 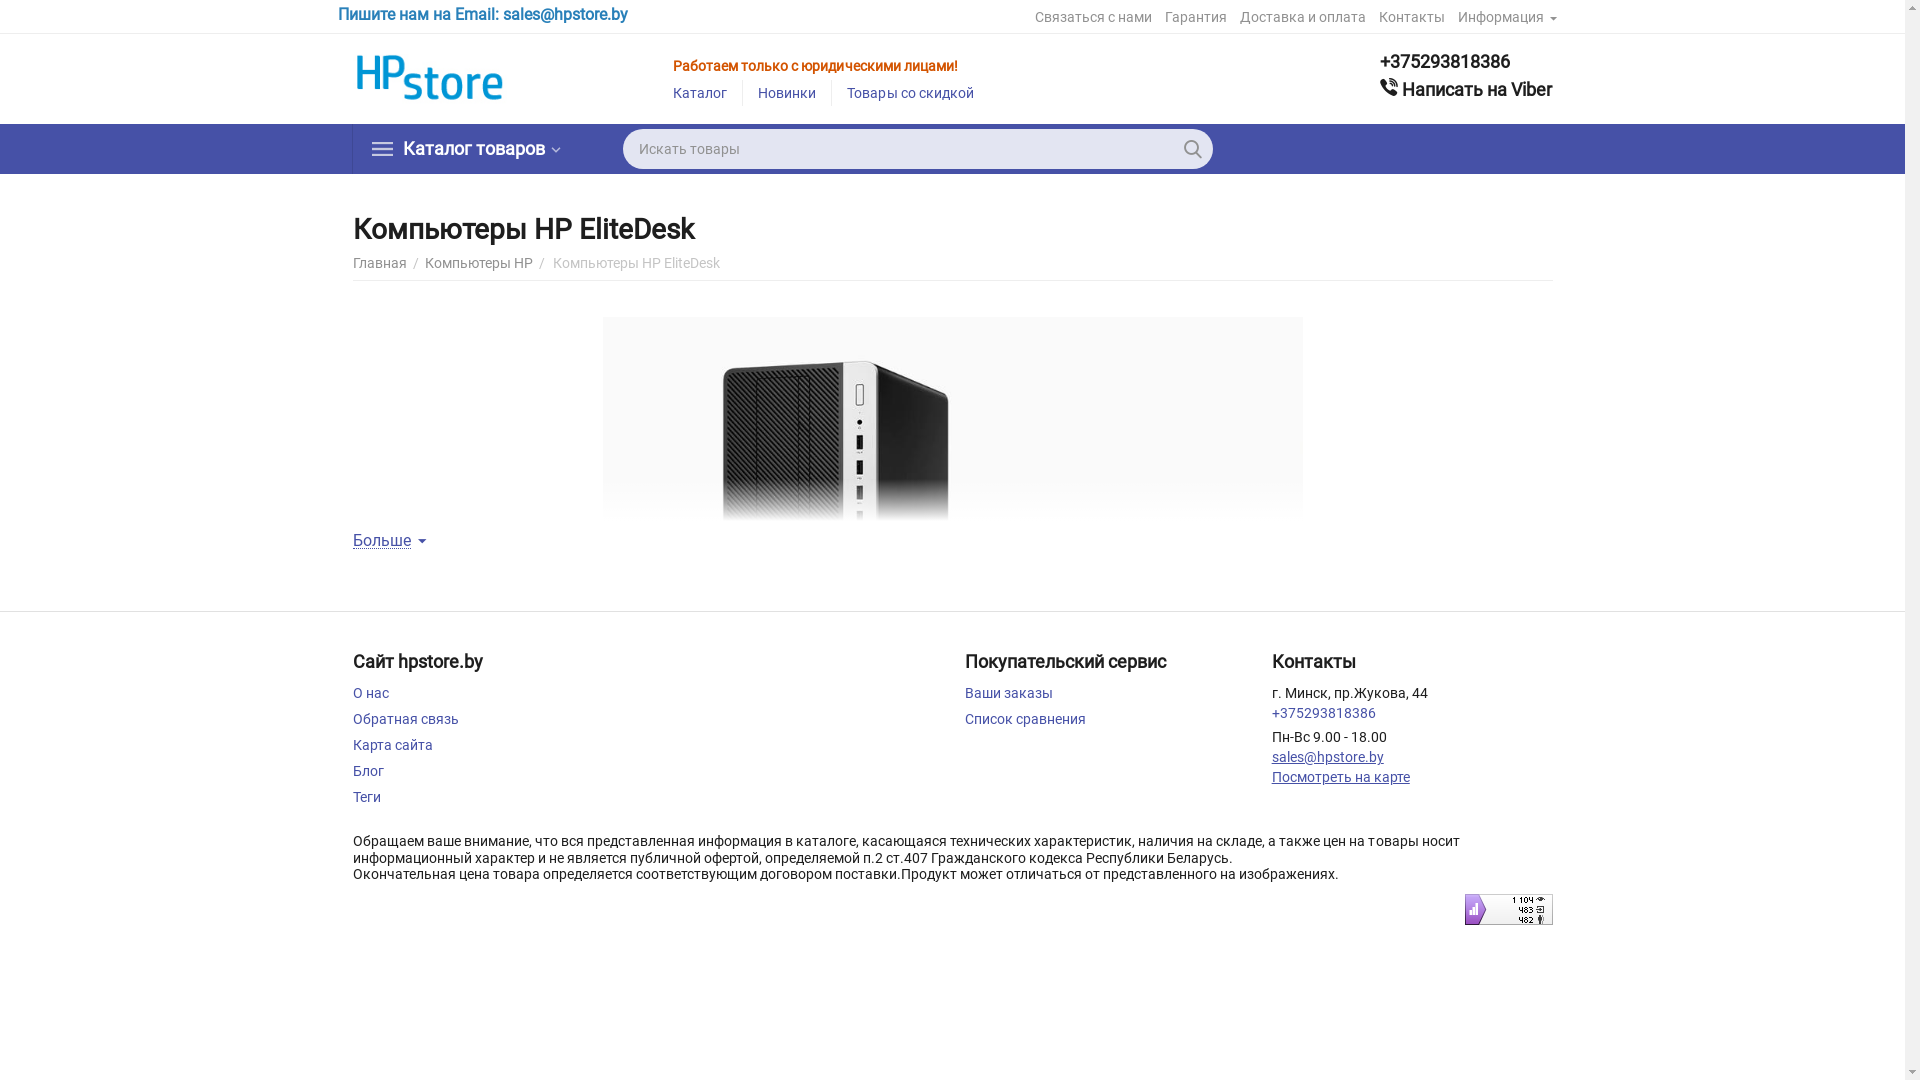 What do you see at coordinates (430, 76) in the screenshot?
I see `'HPstore.by'` at bounding box center [430, 76].